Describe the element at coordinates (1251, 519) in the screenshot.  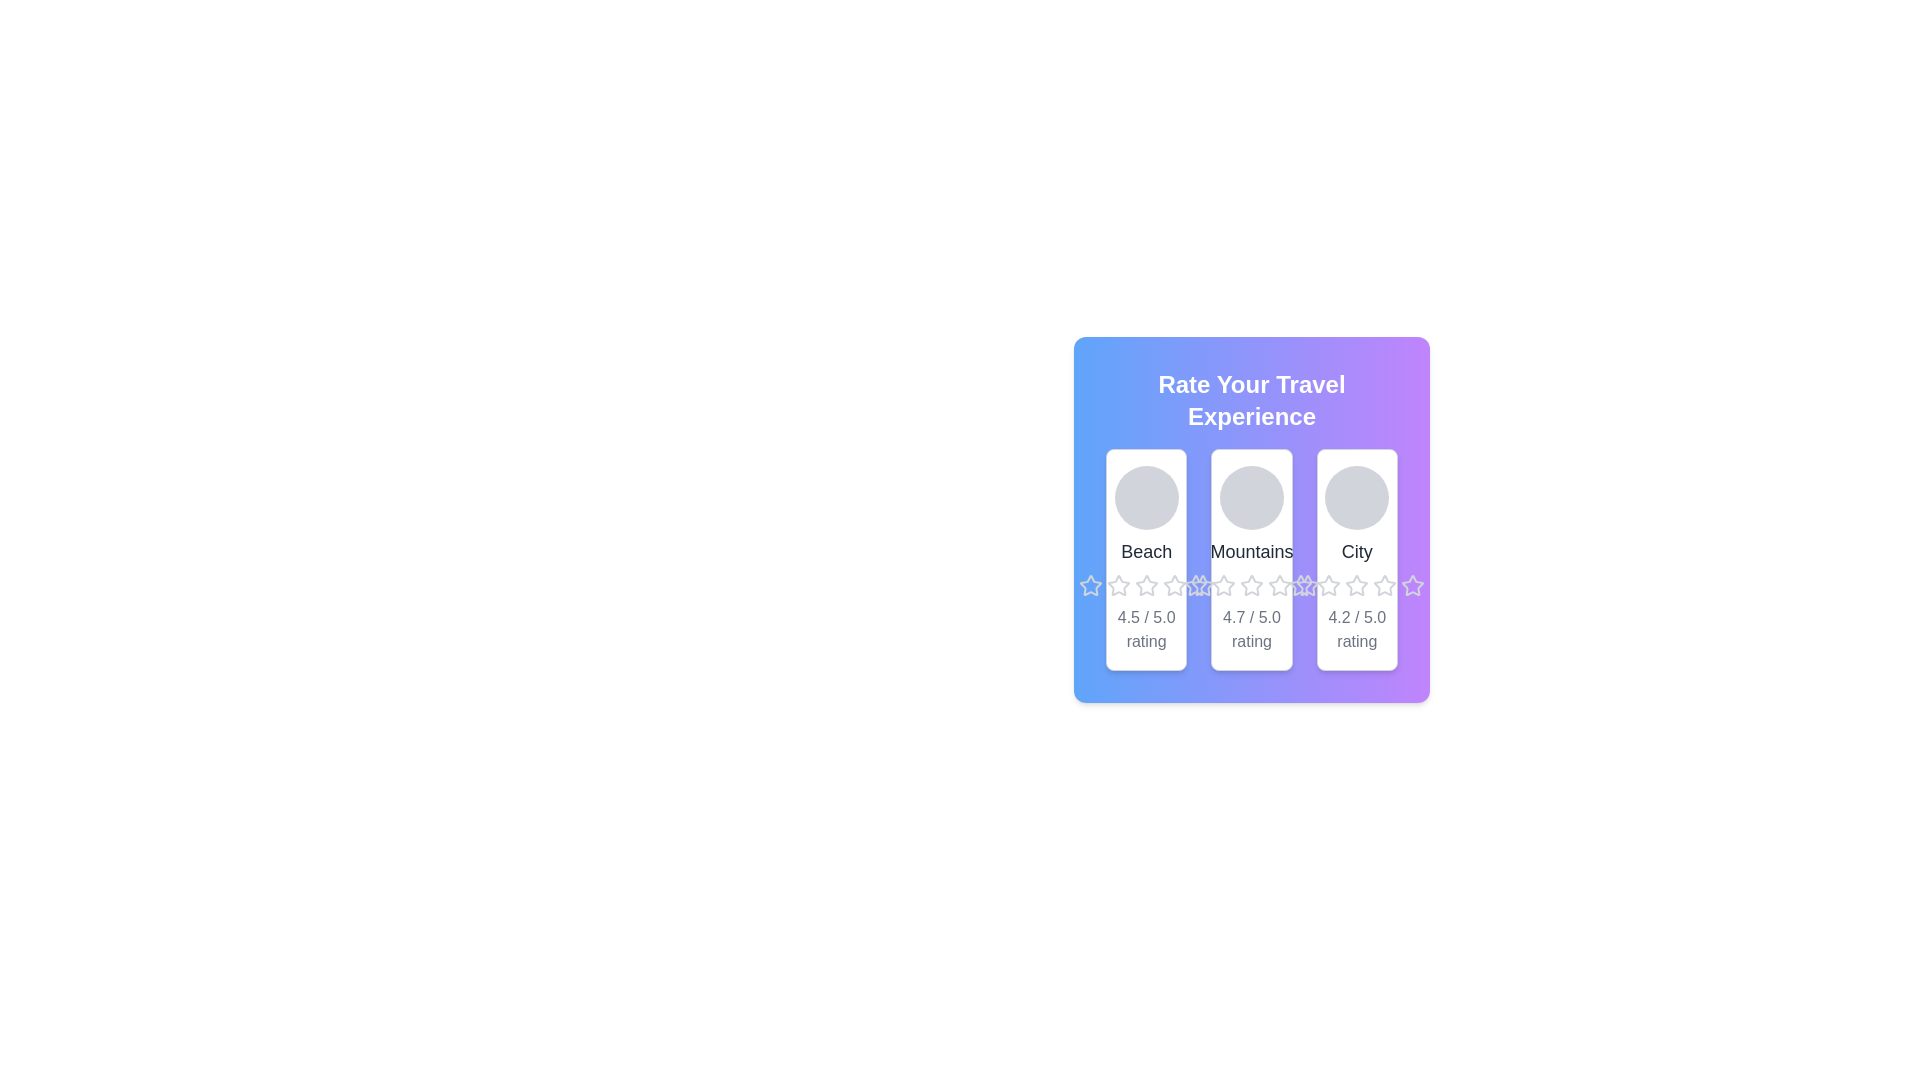
I see `the card component displaying the travel destination 'Mountains' with a rating of '4.7 / 5.0'` at that location.